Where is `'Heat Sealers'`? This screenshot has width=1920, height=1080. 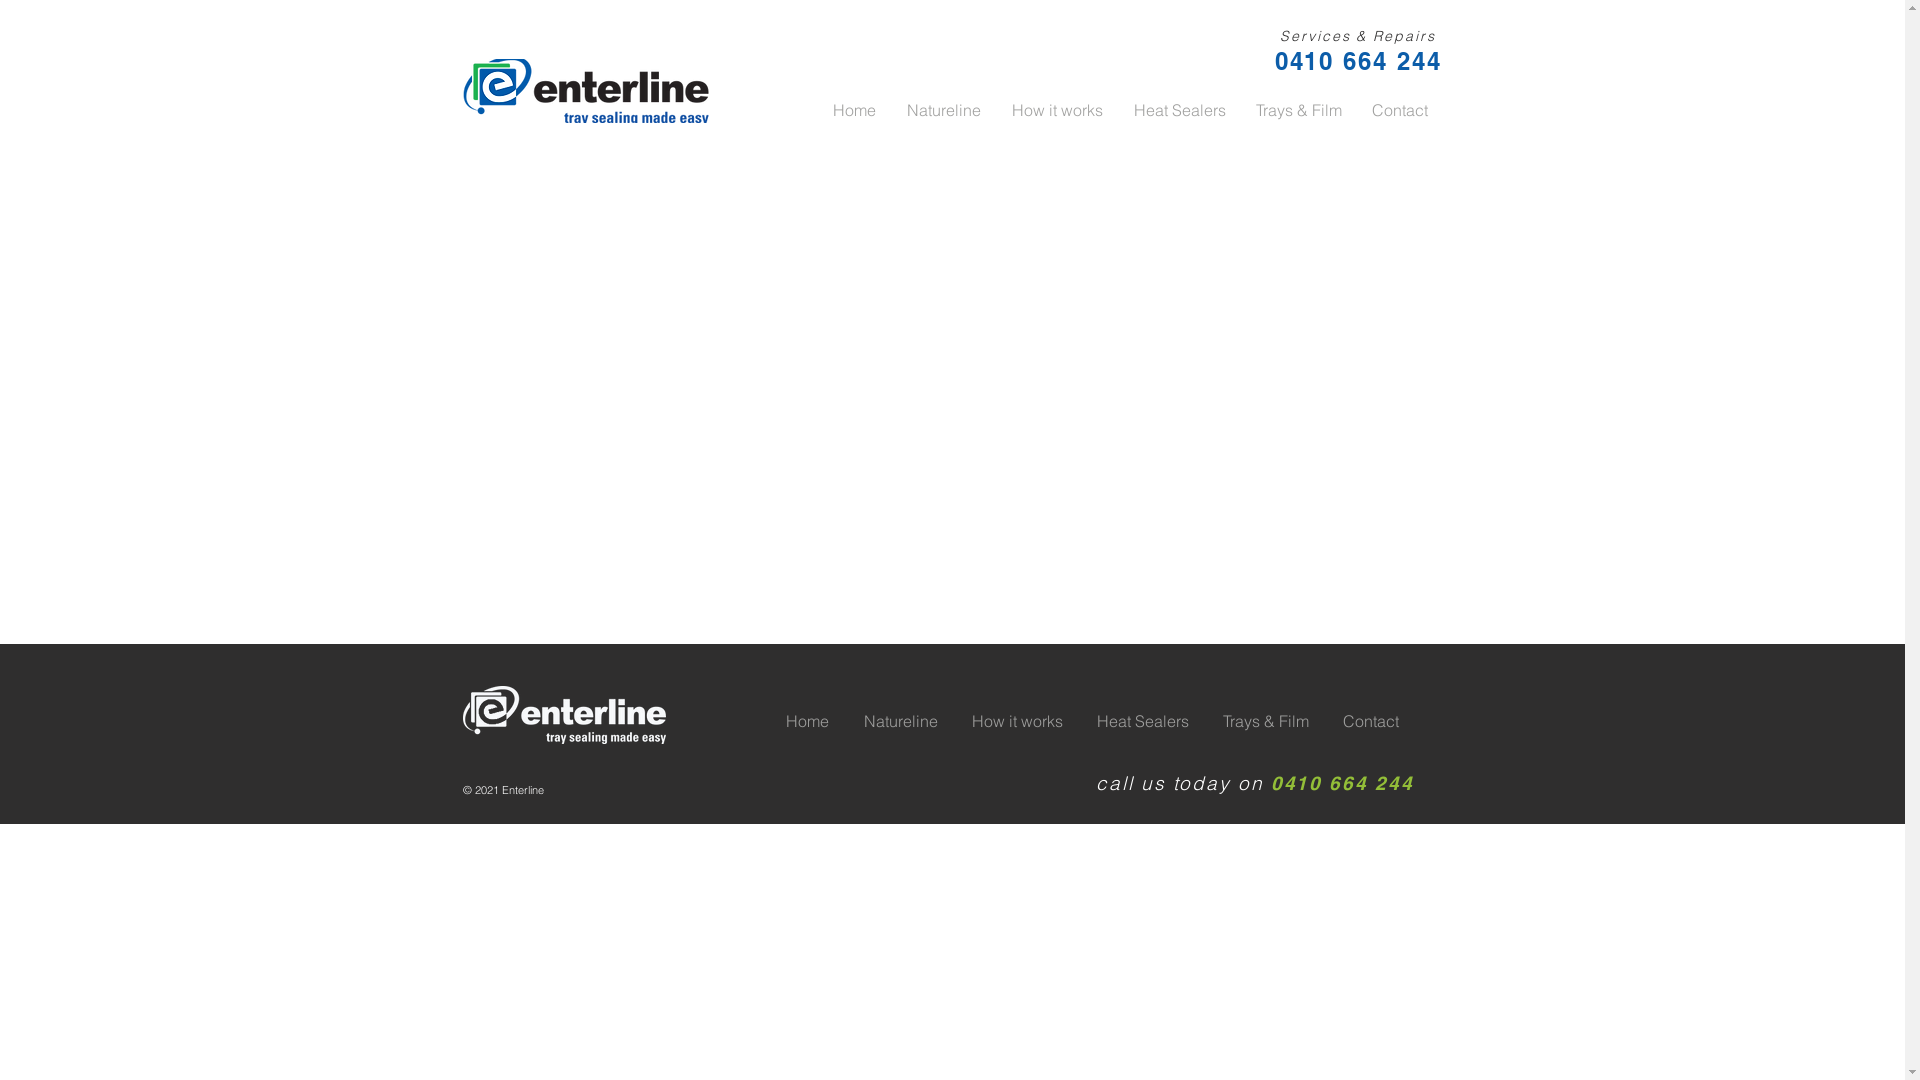
'Heat Sealers' is located at coordinates (1141, 721).